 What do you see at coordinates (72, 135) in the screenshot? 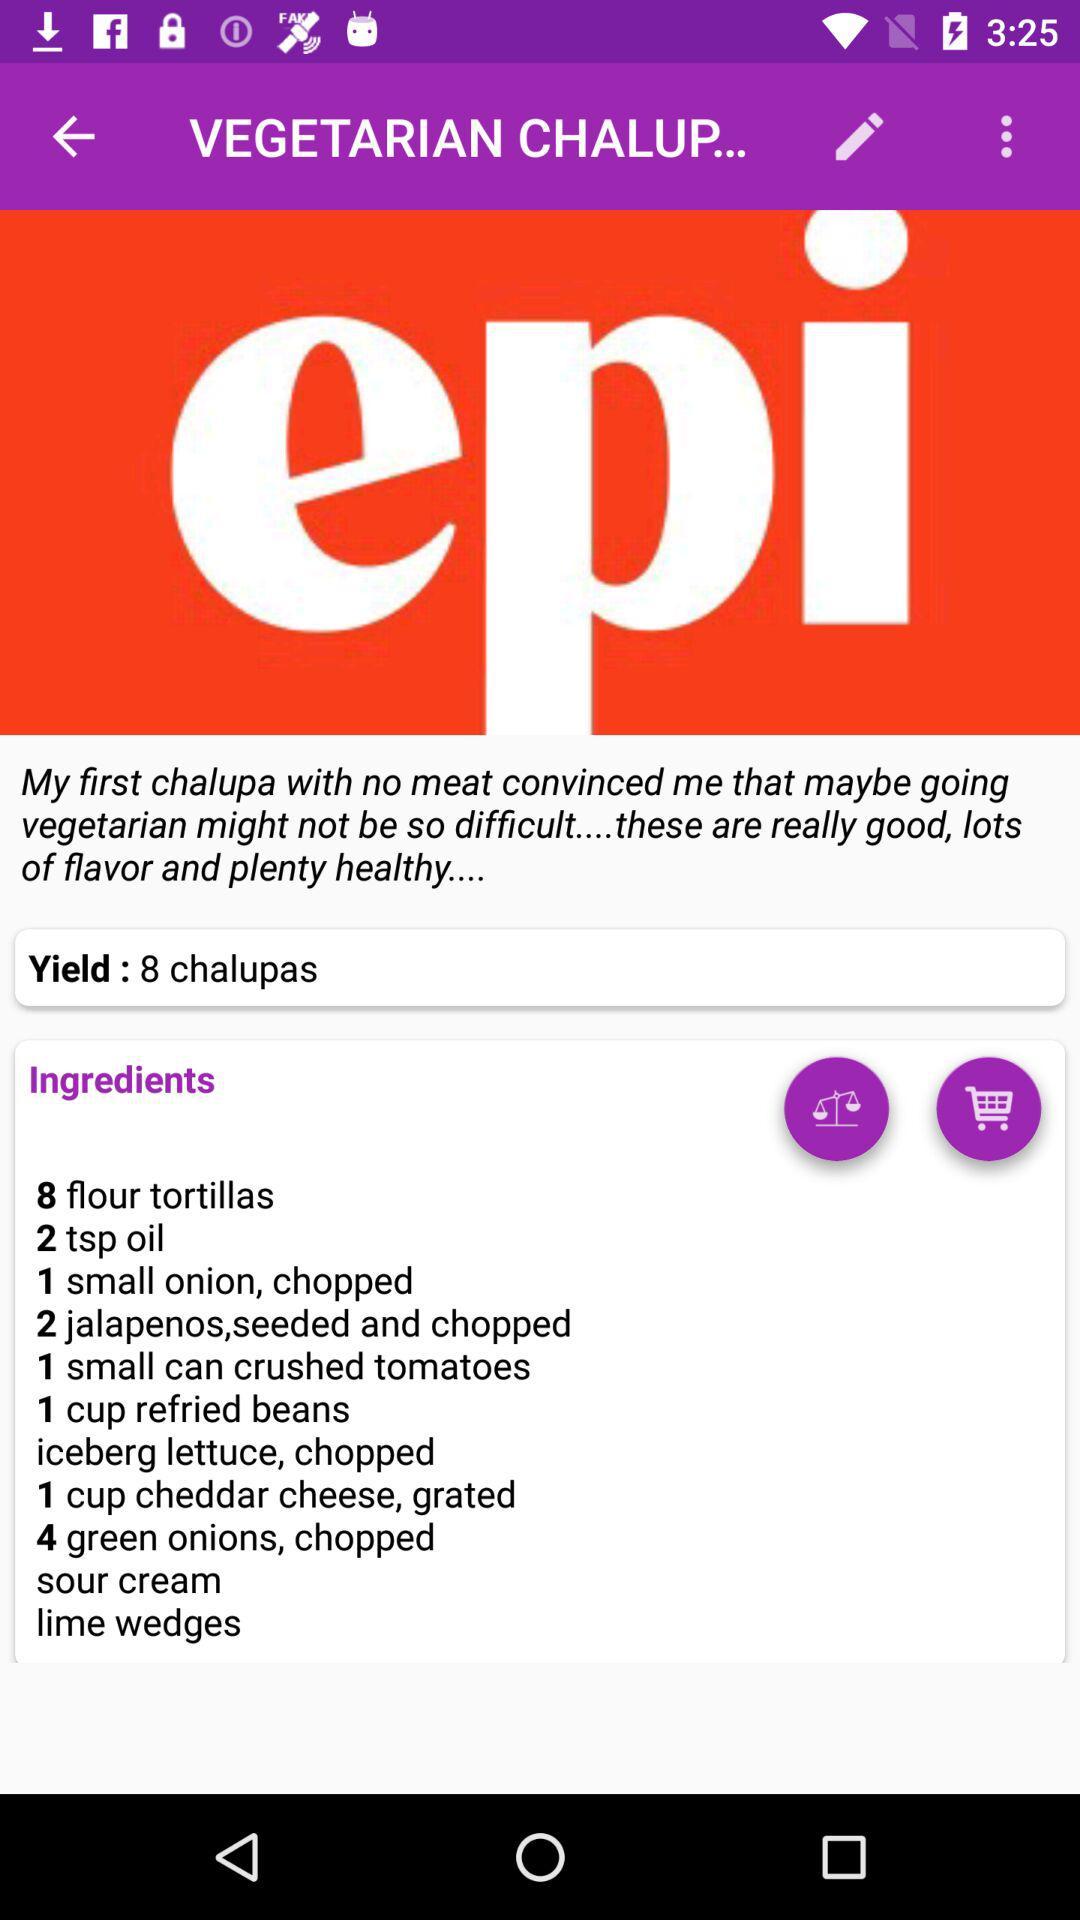
I see `item at the top left corner` at bounding box center [72, 135].